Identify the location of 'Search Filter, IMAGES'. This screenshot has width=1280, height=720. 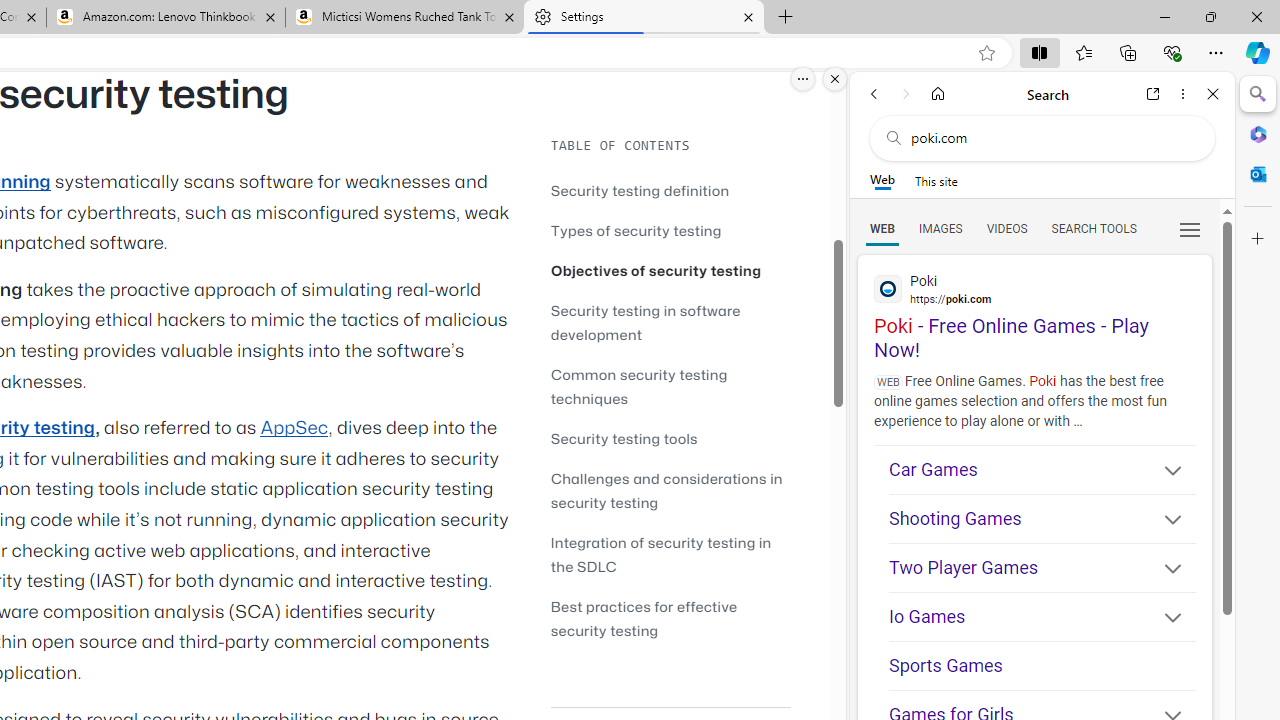
(939, 227).